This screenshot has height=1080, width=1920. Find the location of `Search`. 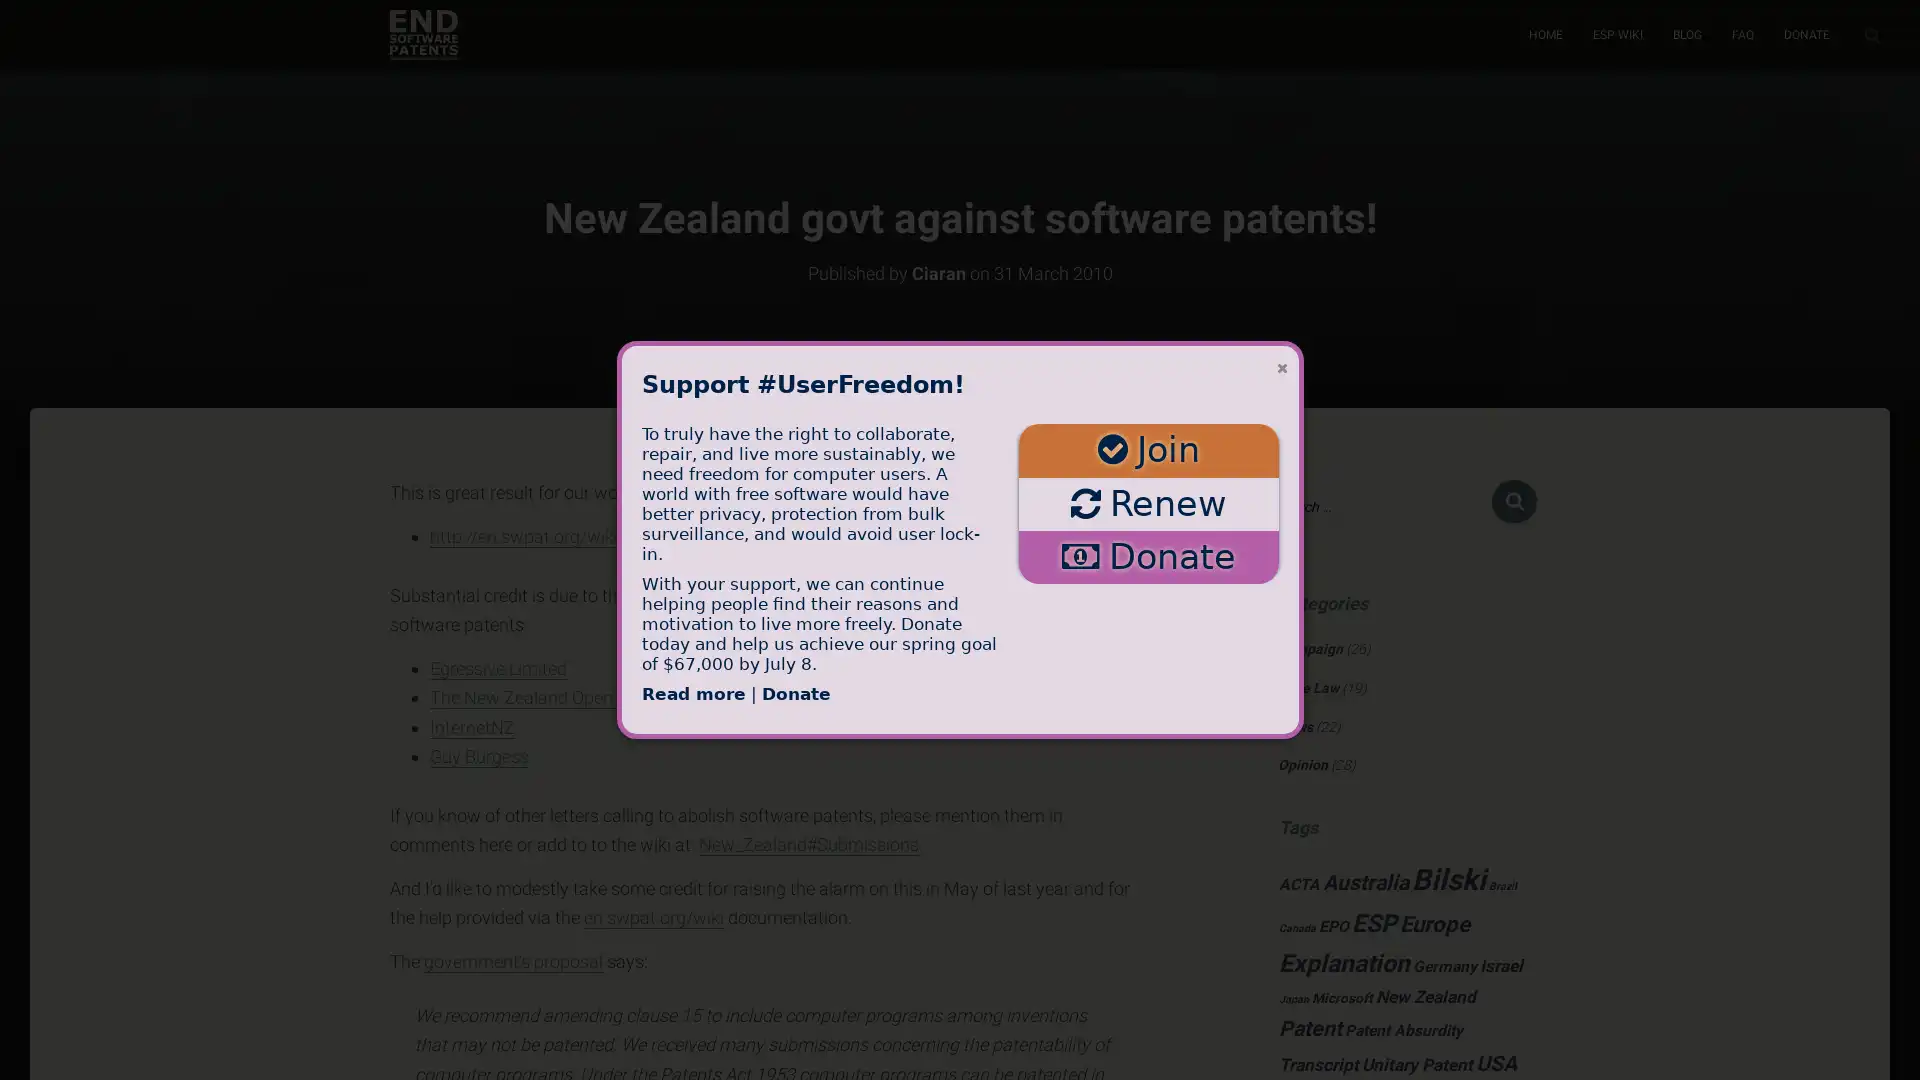

Search is located at coordinates (1514, 500).